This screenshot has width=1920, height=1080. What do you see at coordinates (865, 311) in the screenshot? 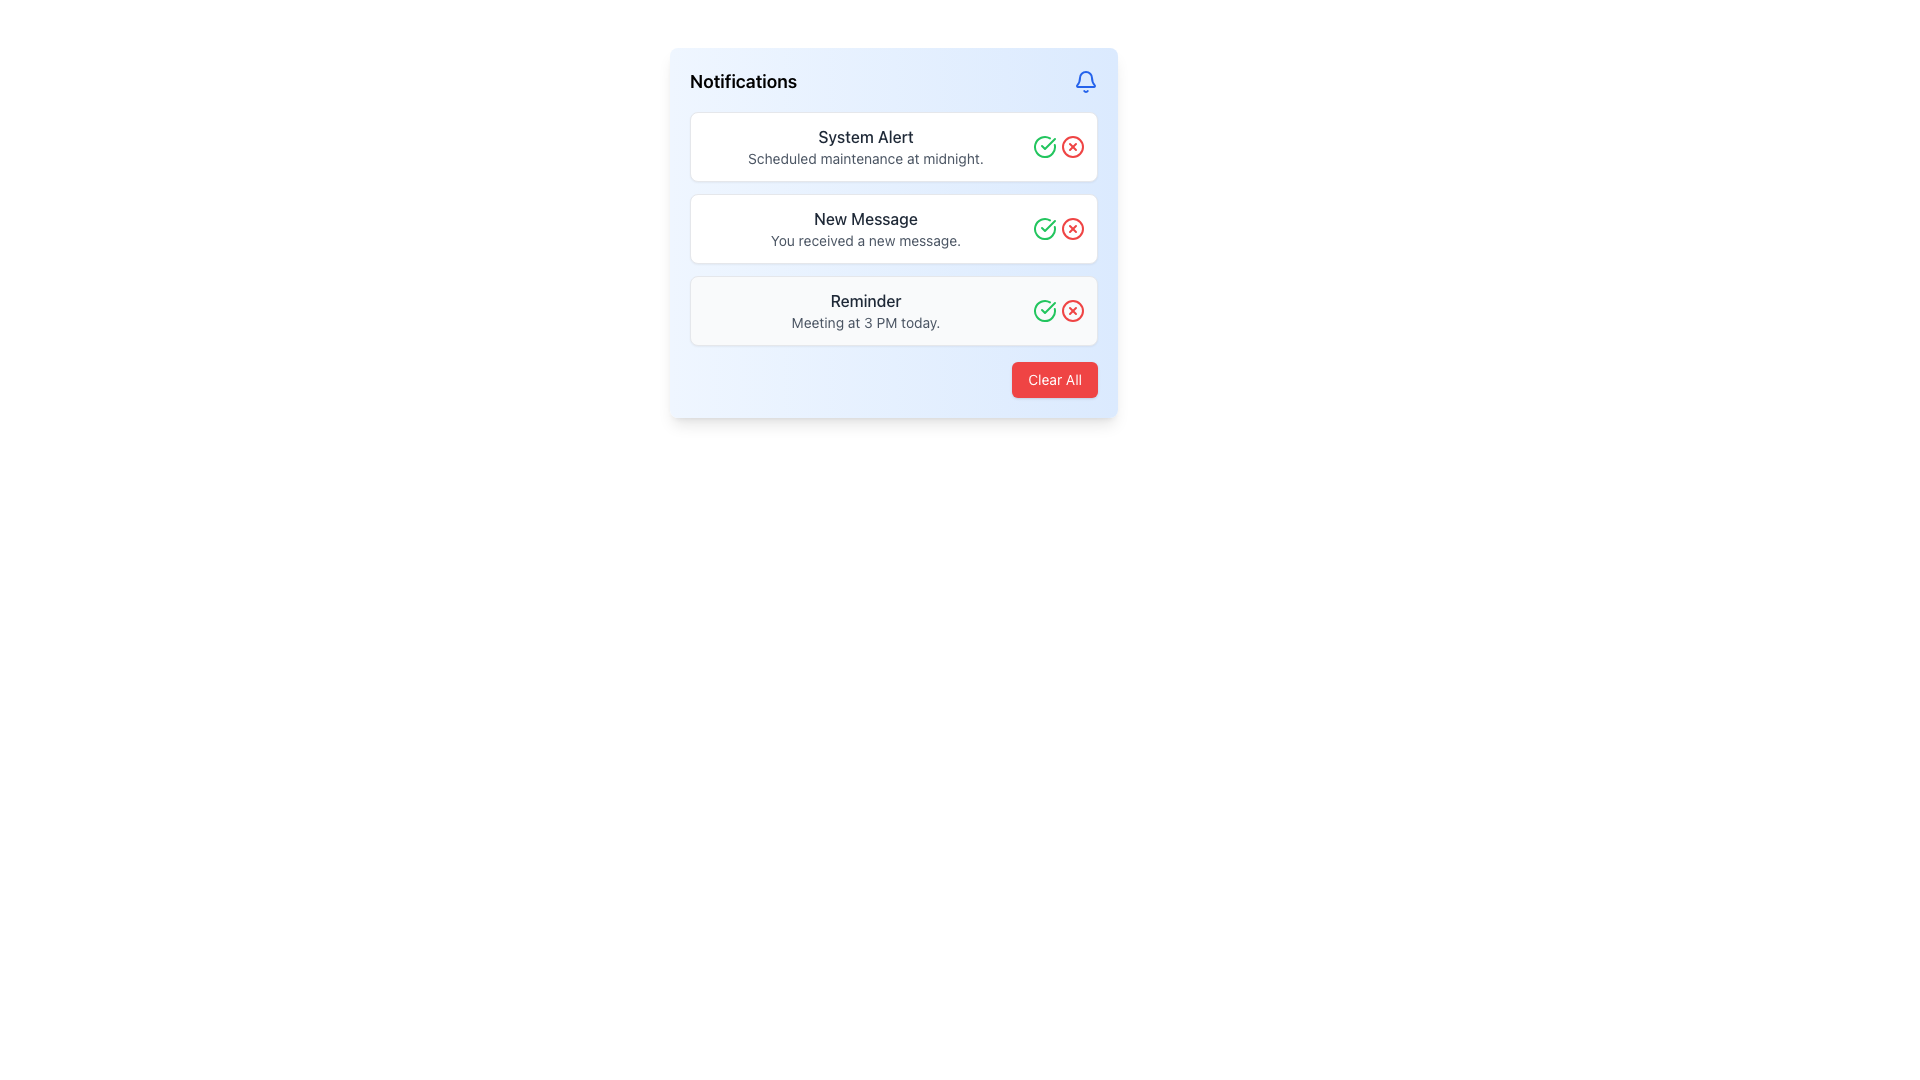
I see `the Notification item displaying 'Reminder' and 'Meeting at 3 PM today.' by moving the cursor to its center` at bounding box center [865, 311].